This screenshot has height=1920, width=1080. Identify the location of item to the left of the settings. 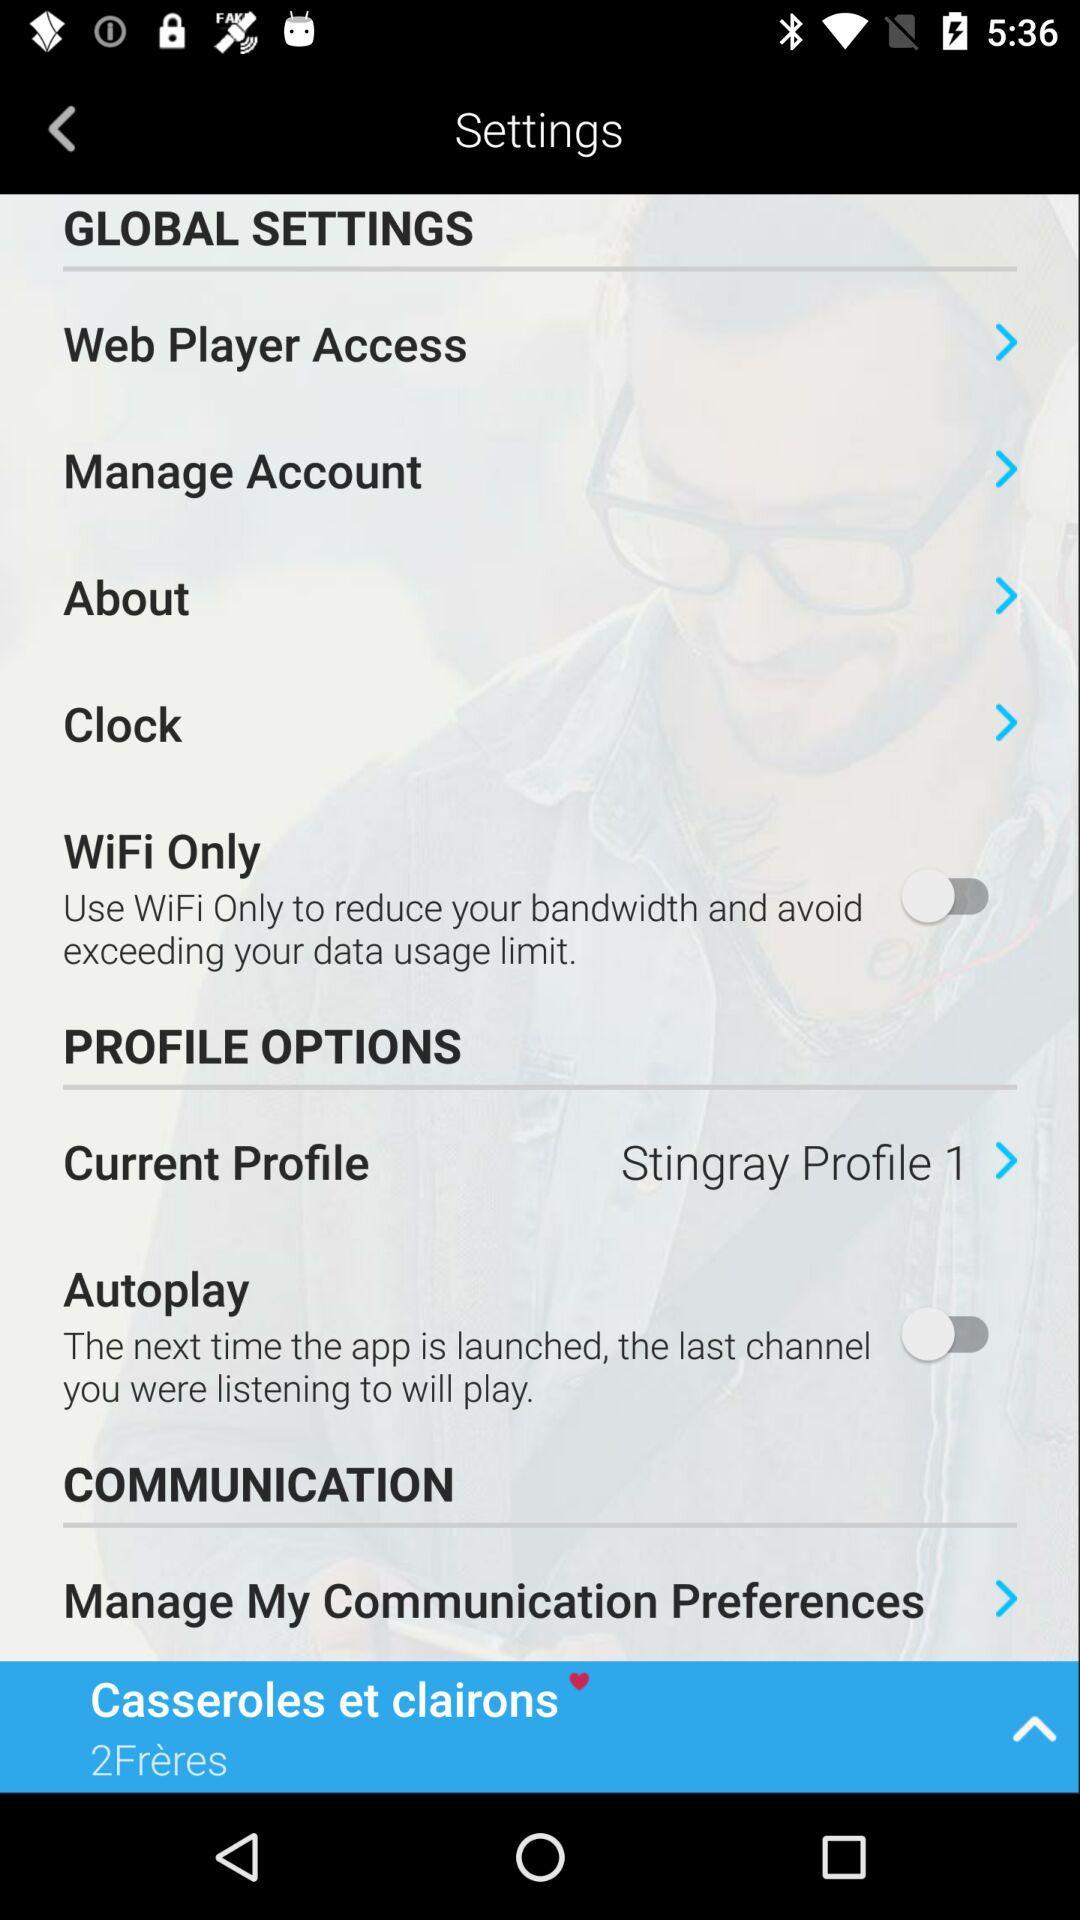
(61, 127).